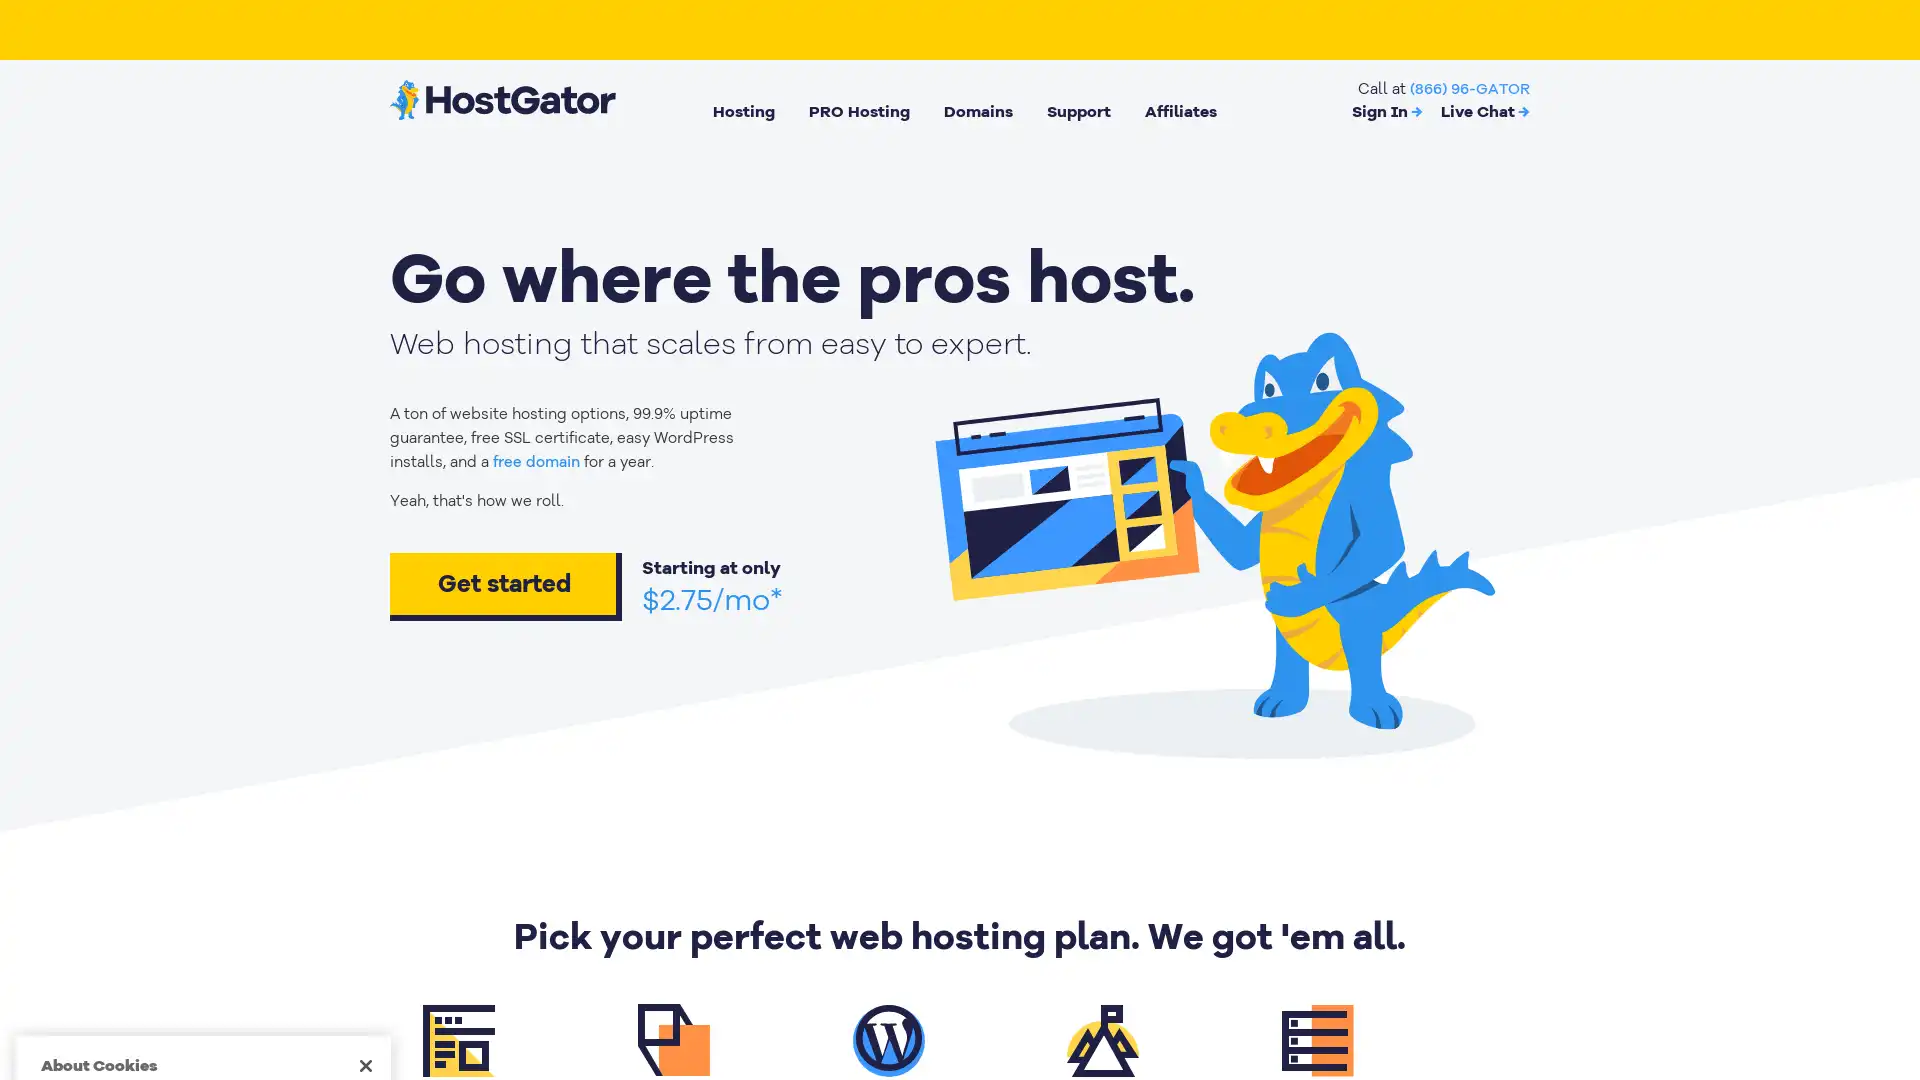  I want to click on Cookies Settings, so click(203, 1002).